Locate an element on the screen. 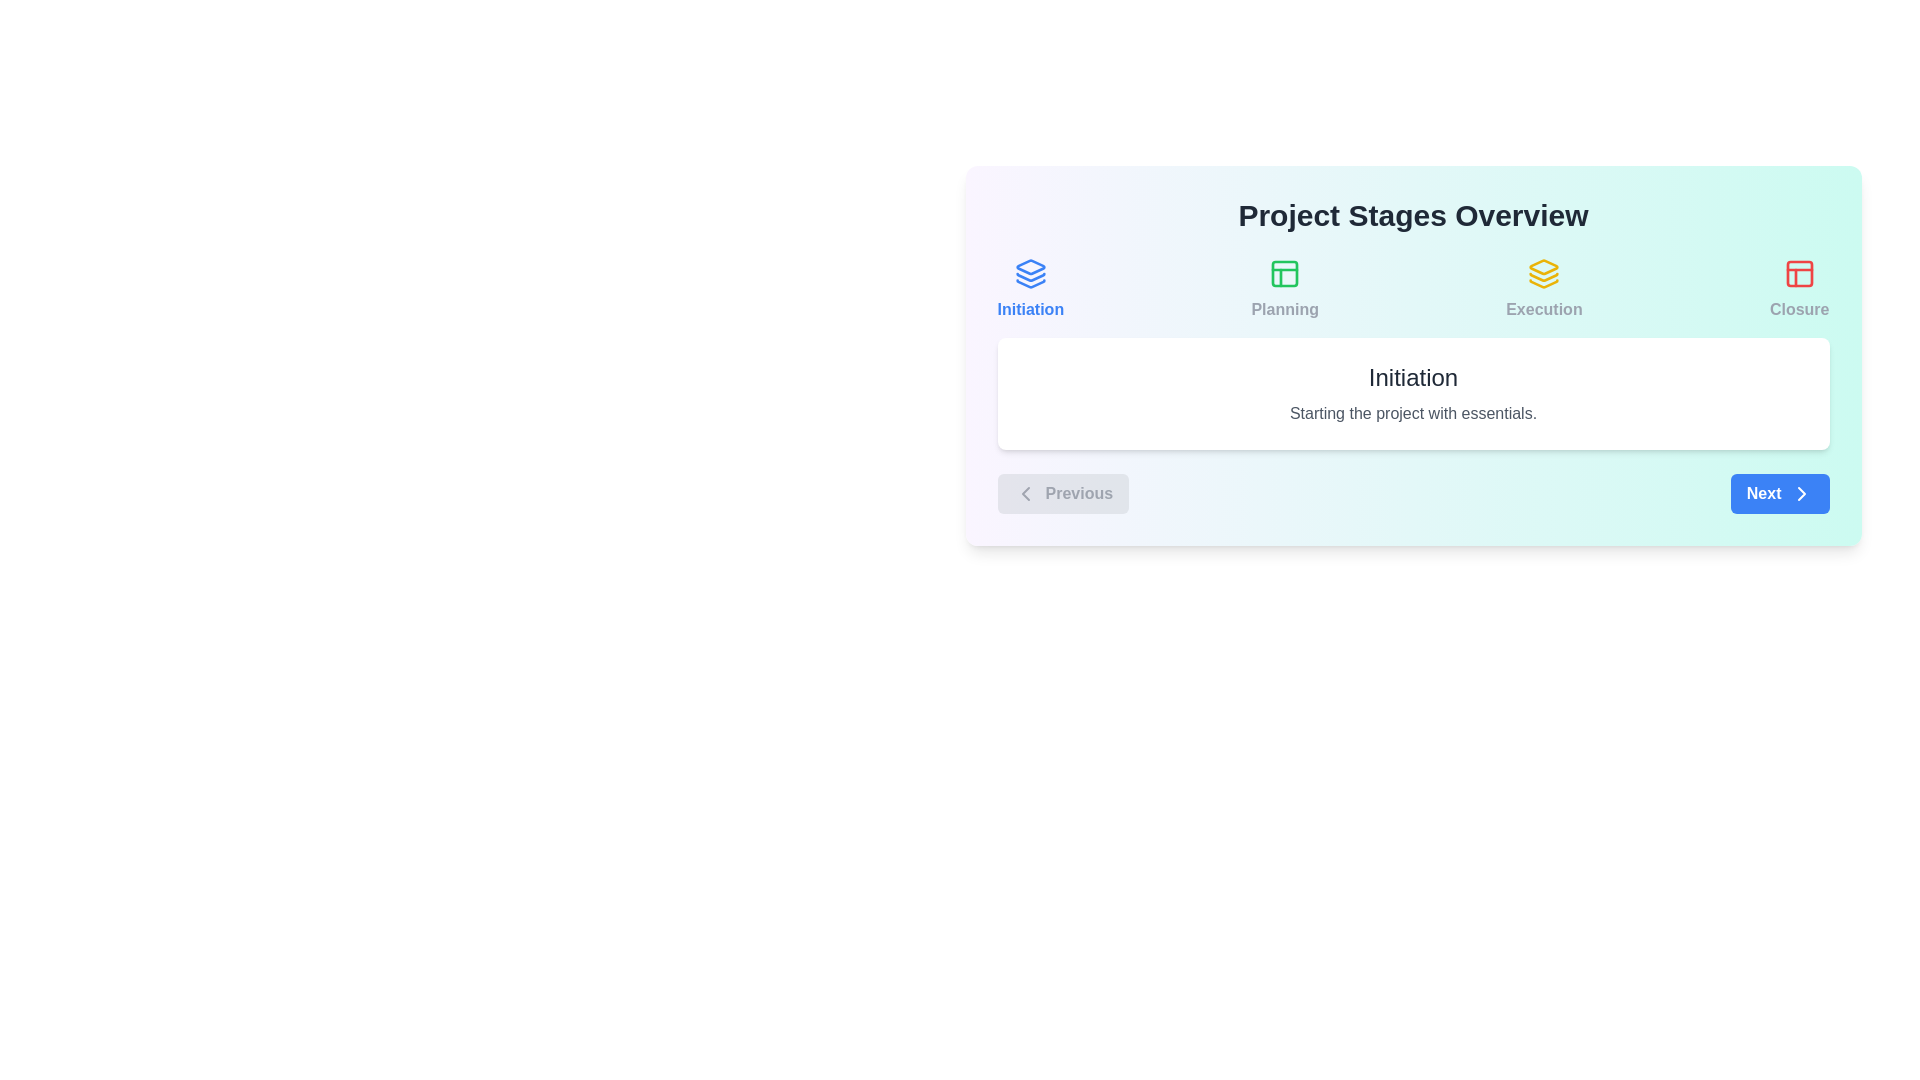  the red grid-like icon located at the far right of the icon row in the 'Project Stages Overview' panel, above the 'Closure' label is located at coordinates (1799, 273).